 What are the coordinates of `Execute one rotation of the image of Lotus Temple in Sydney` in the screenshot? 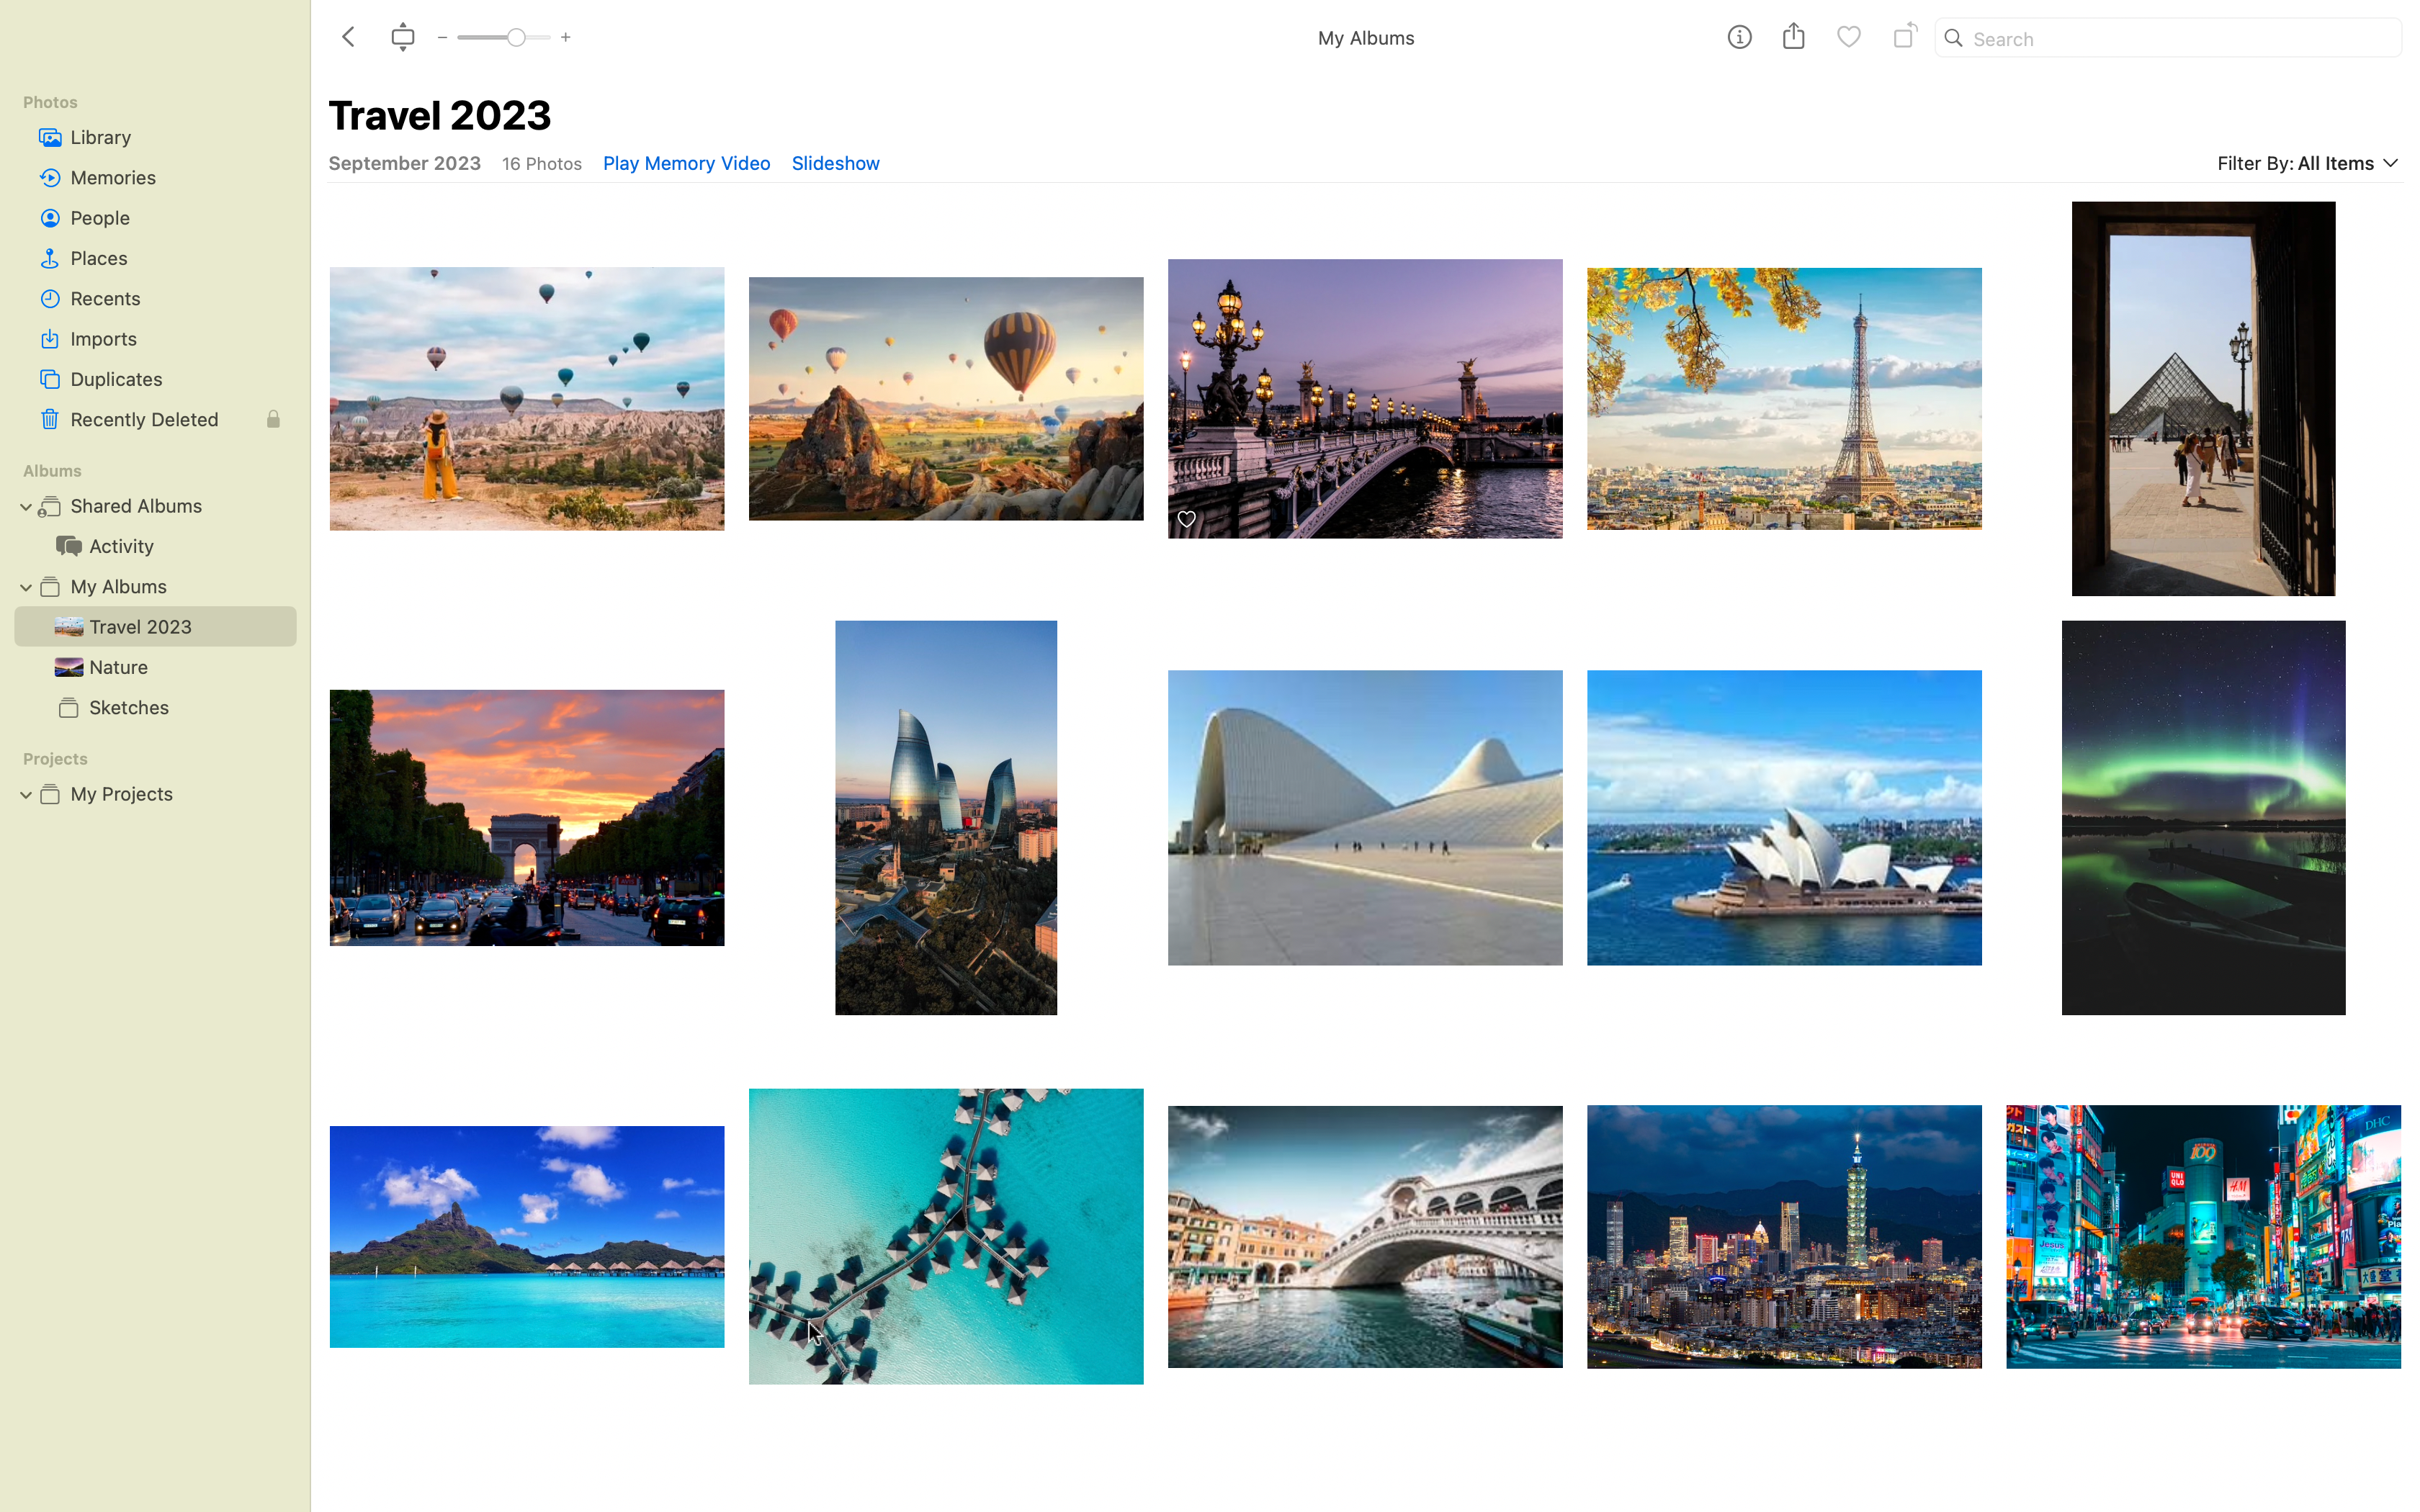 It's located at (1785, 816).